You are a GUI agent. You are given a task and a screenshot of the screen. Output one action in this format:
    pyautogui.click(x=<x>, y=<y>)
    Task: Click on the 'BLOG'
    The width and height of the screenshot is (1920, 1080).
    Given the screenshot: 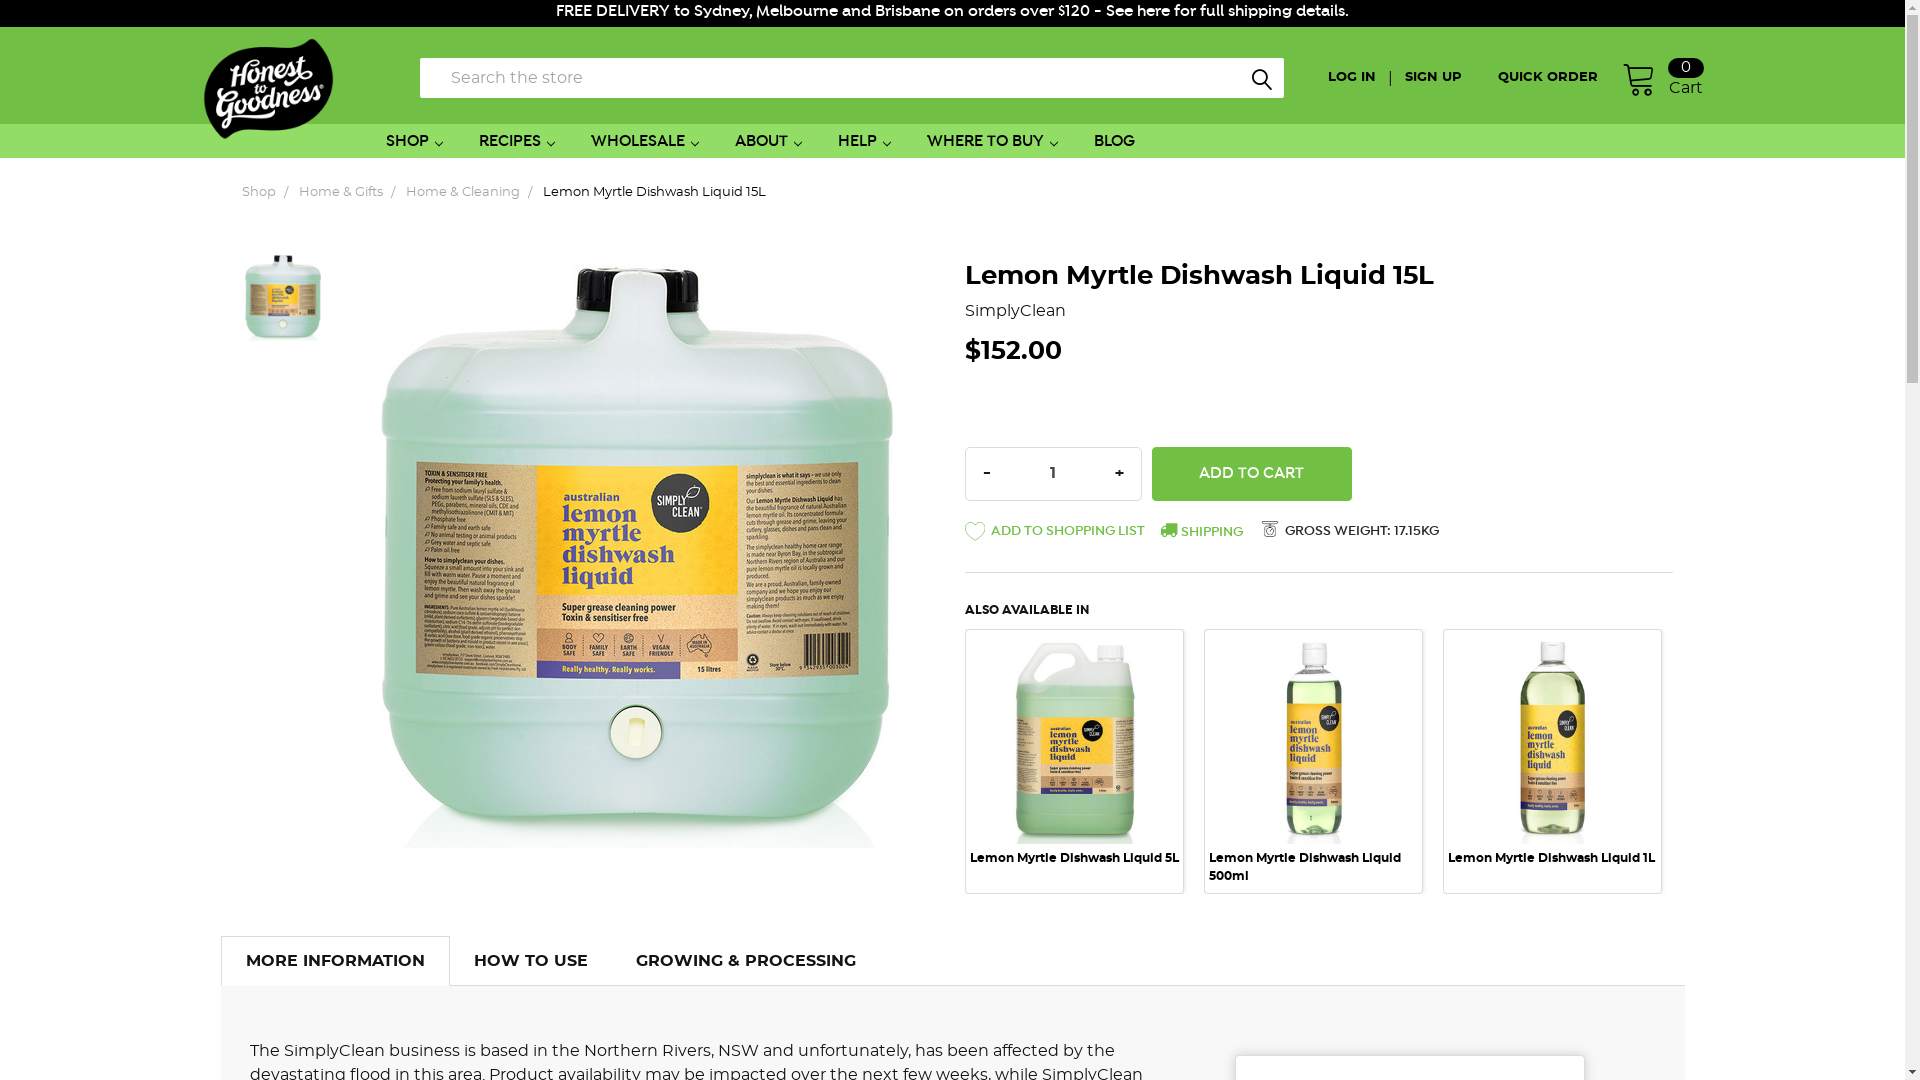 What is the action you would take?
    pyautogui.click(x=1113, y=140)
    